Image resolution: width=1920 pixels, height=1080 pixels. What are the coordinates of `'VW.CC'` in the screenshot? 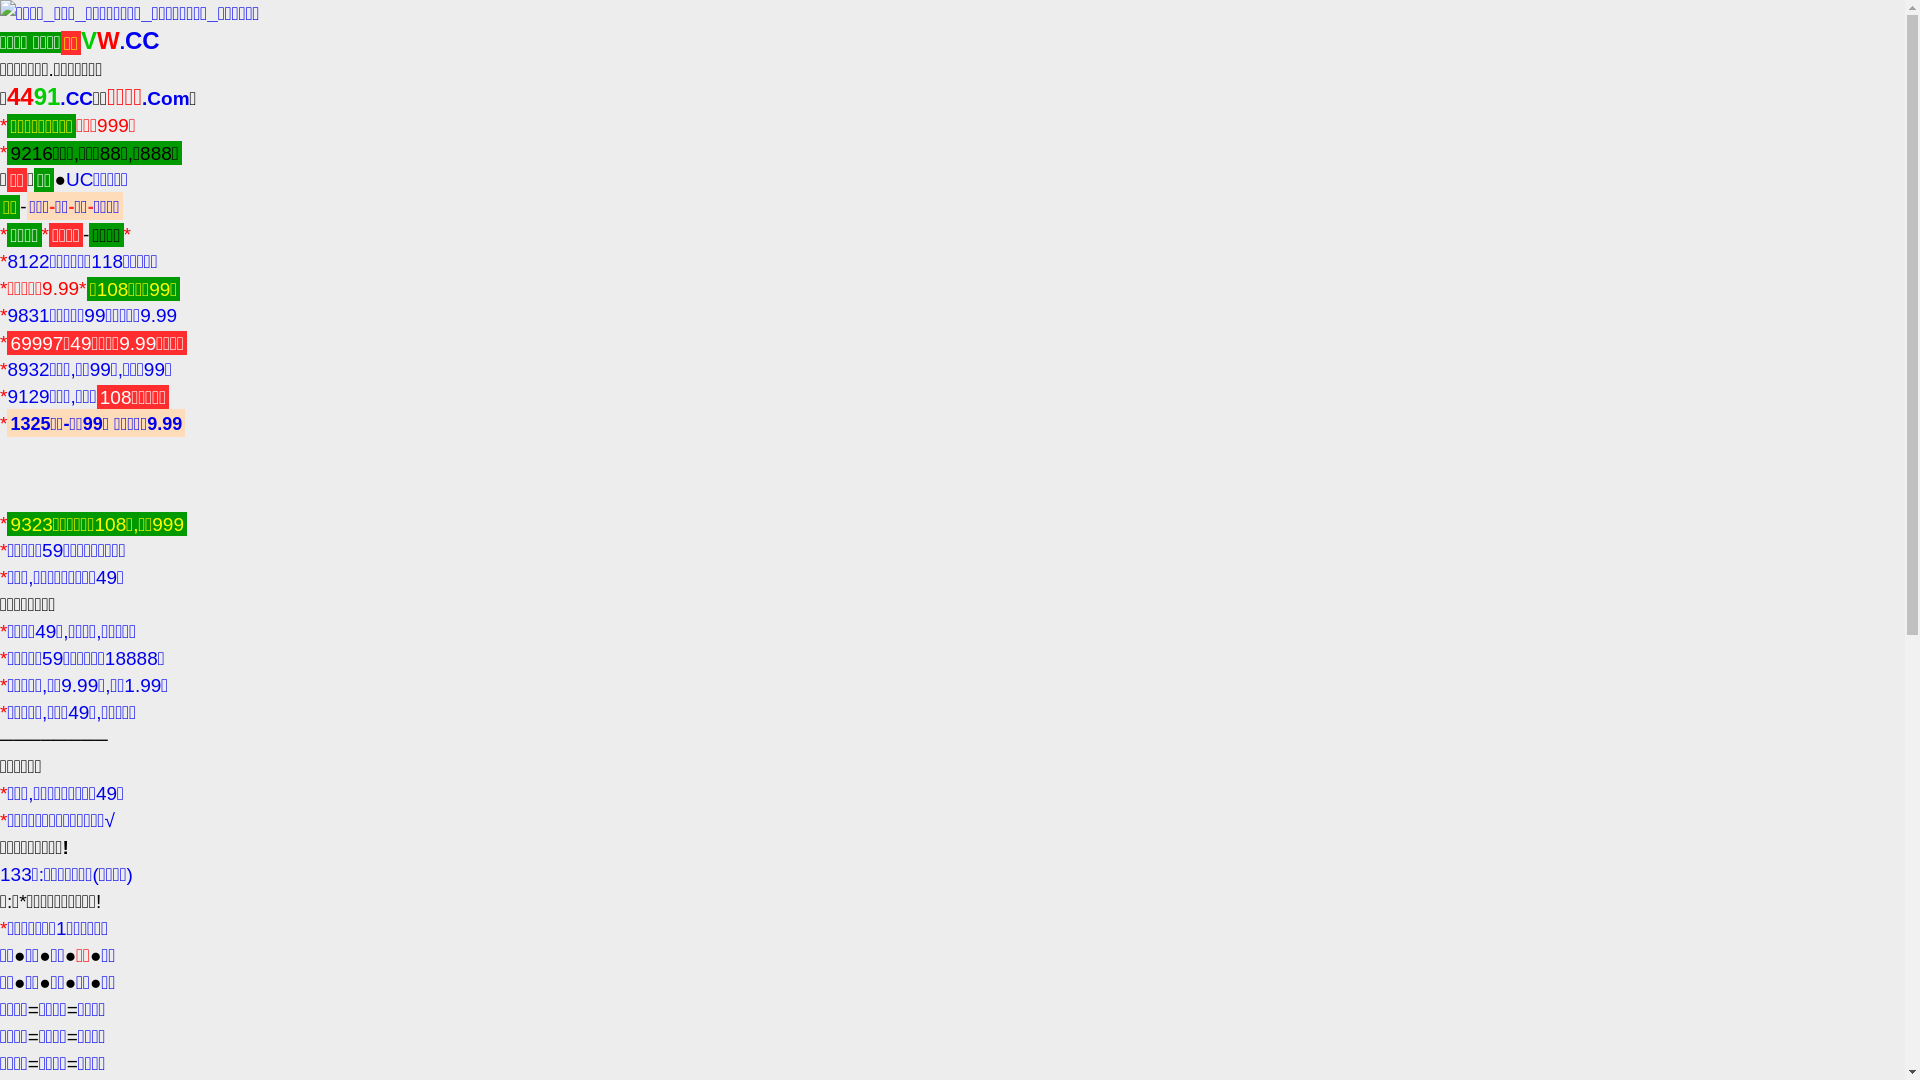 It's located at (119, 42).